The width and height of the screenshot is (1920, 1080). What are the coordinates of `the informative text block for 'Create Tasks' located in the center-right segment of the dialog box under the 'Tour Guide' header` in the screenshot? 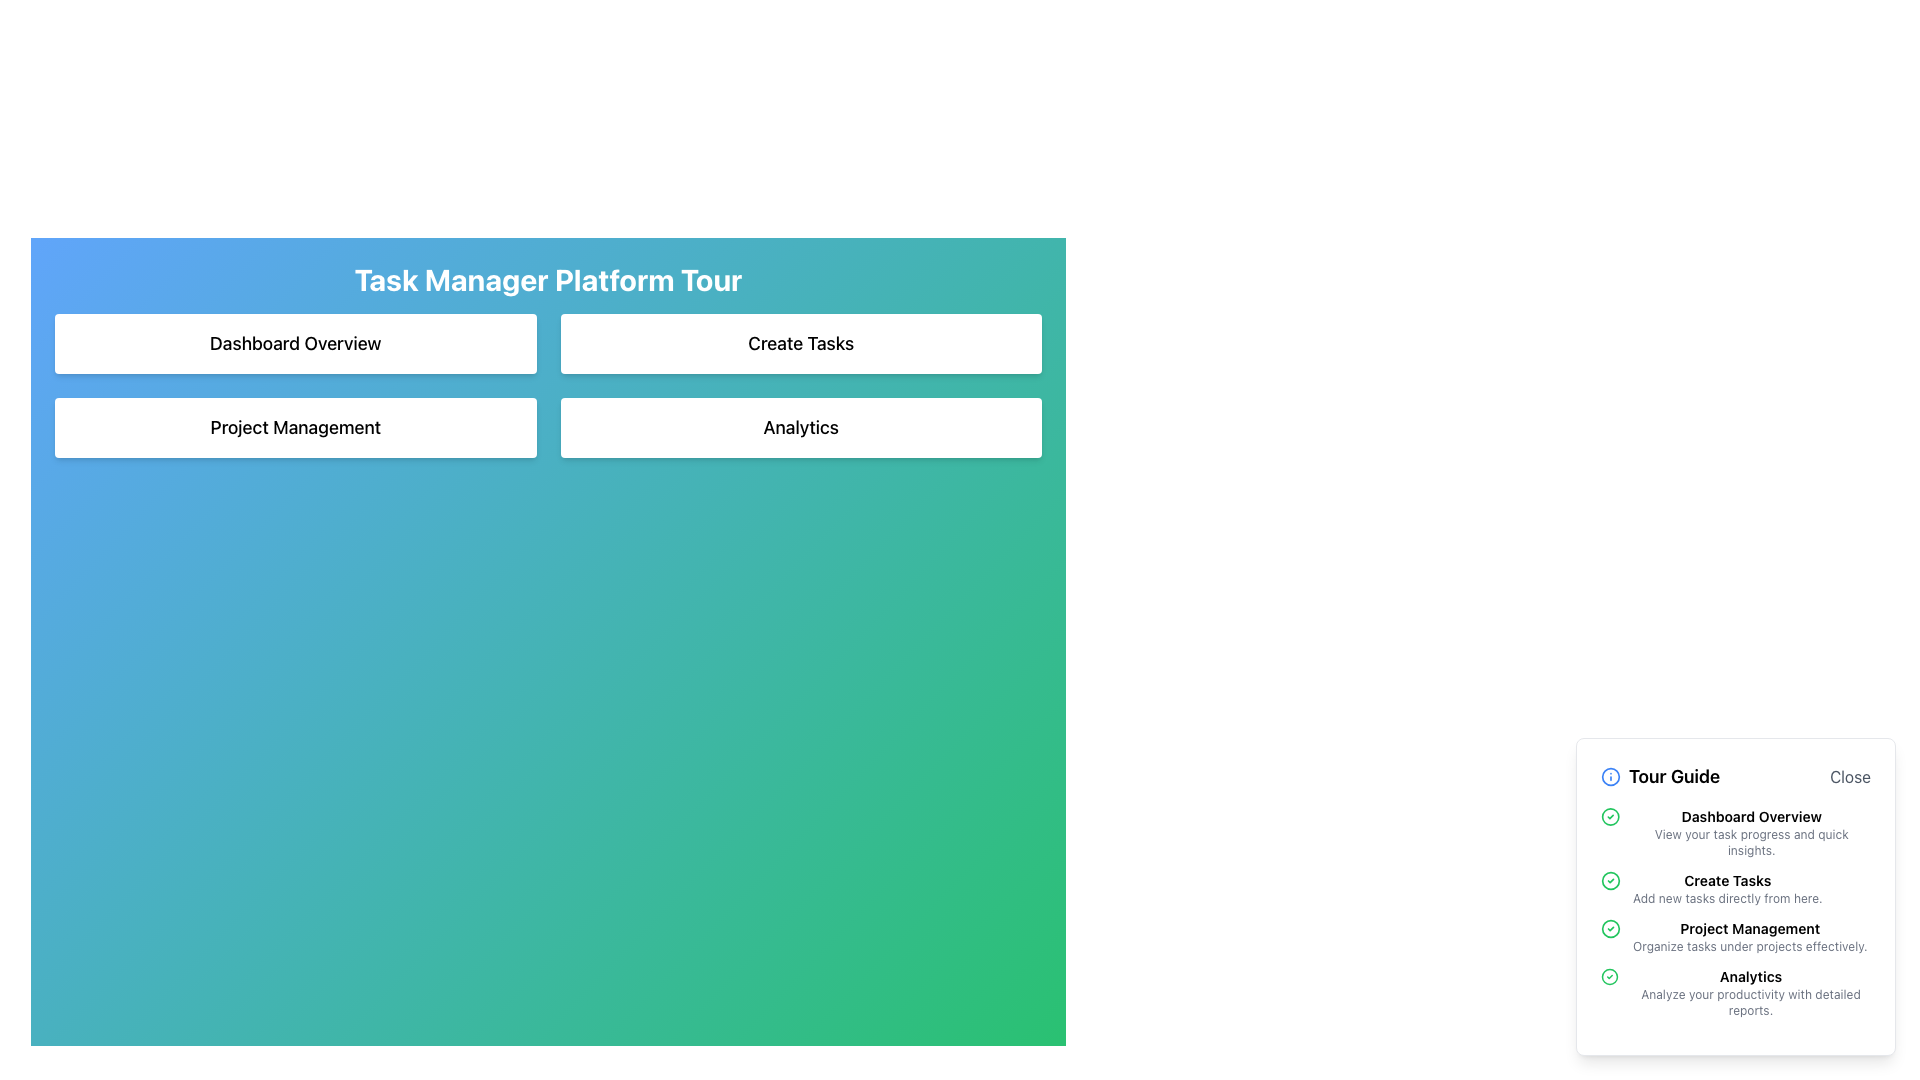 It's located at (1735, 887).